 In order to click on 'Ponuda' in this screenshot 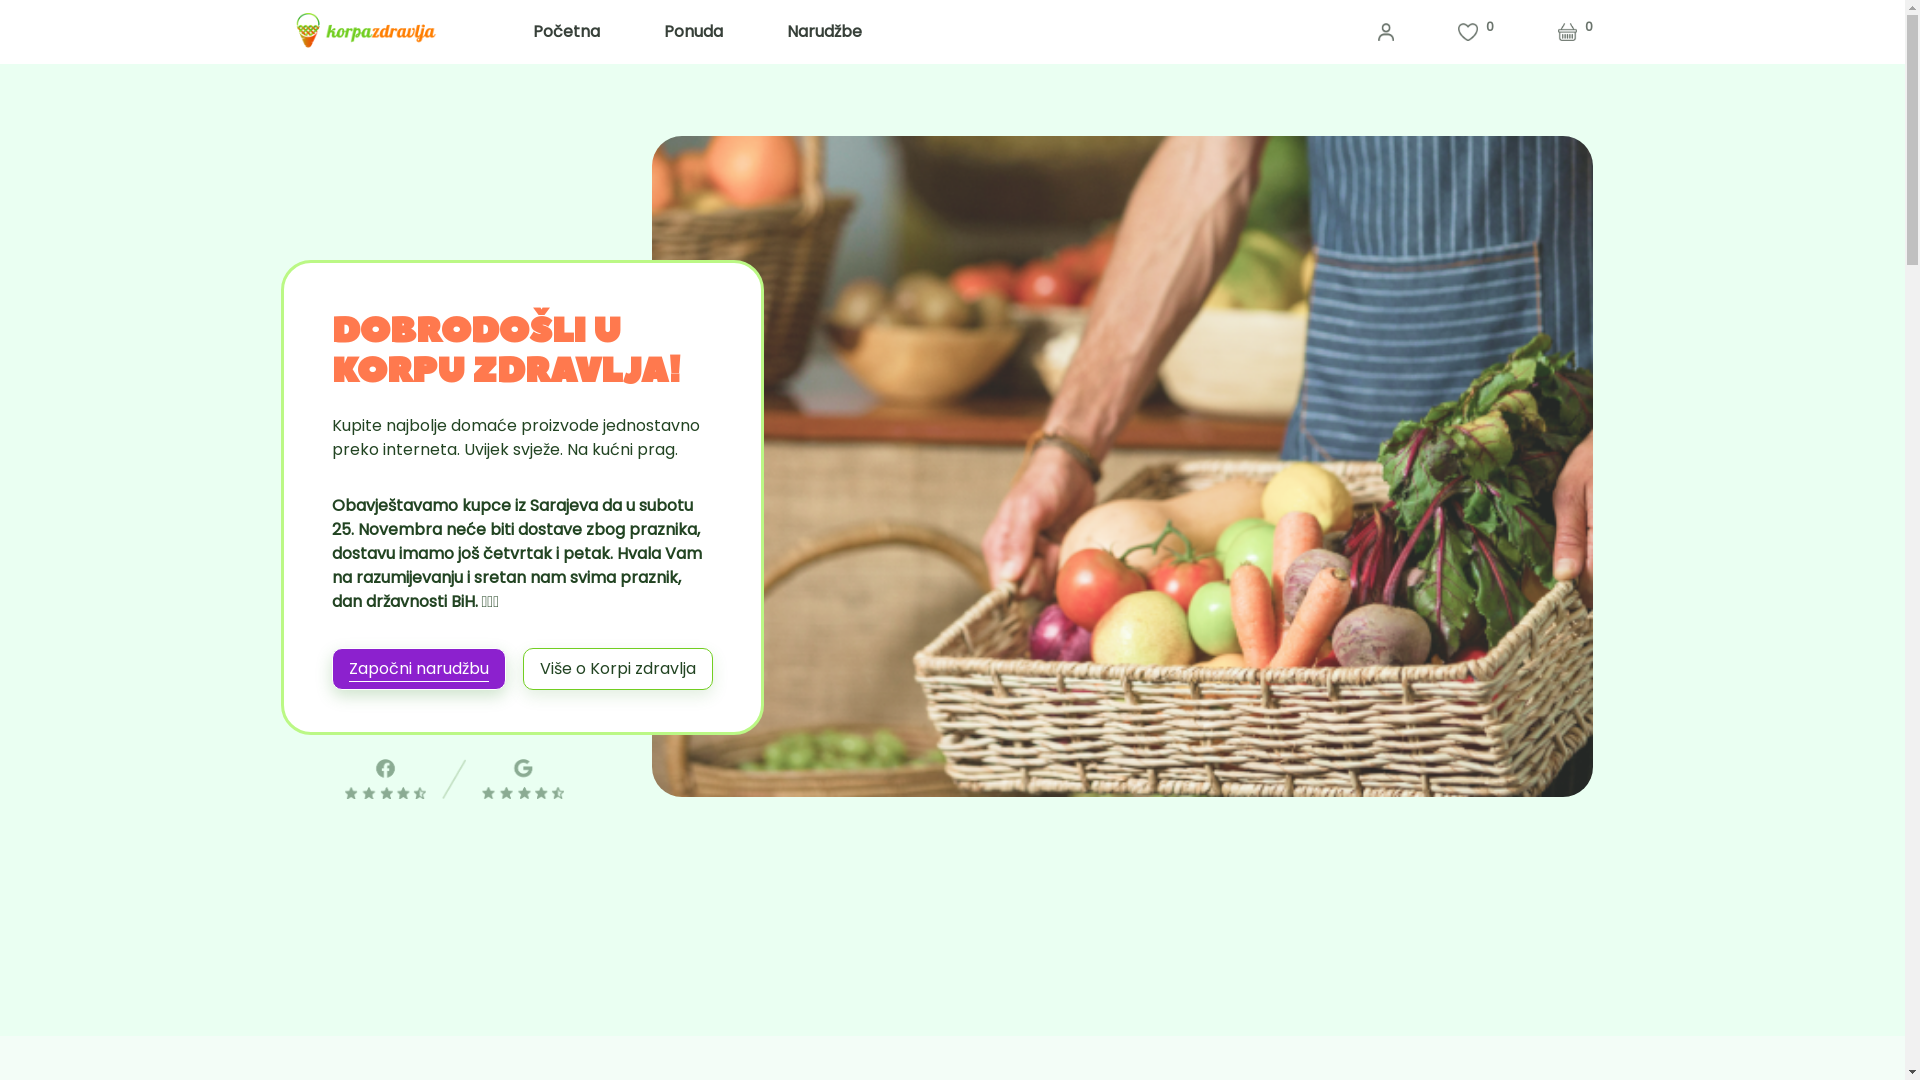, I will do `click(693, 31)`.